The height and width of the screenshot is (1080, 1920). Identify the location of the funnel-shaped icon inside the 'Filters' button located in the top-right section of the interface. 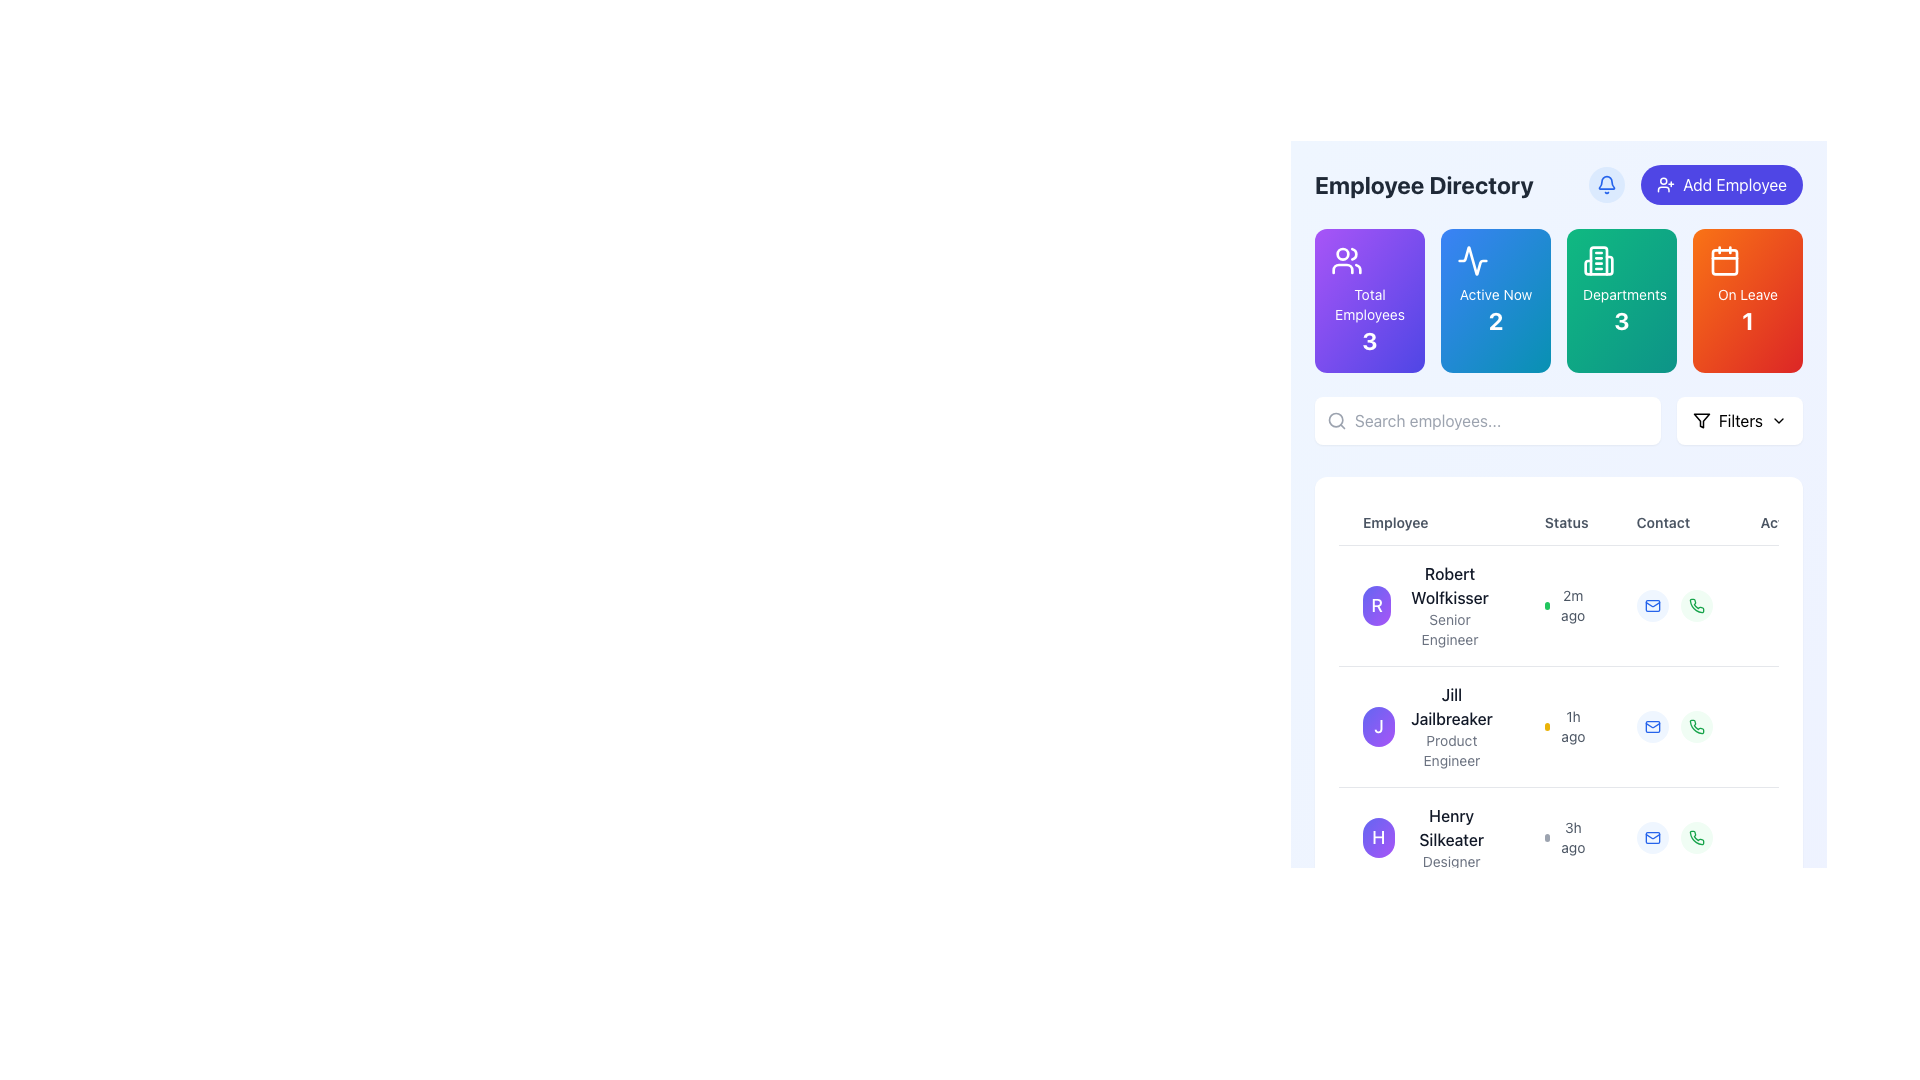
(1700, 419).